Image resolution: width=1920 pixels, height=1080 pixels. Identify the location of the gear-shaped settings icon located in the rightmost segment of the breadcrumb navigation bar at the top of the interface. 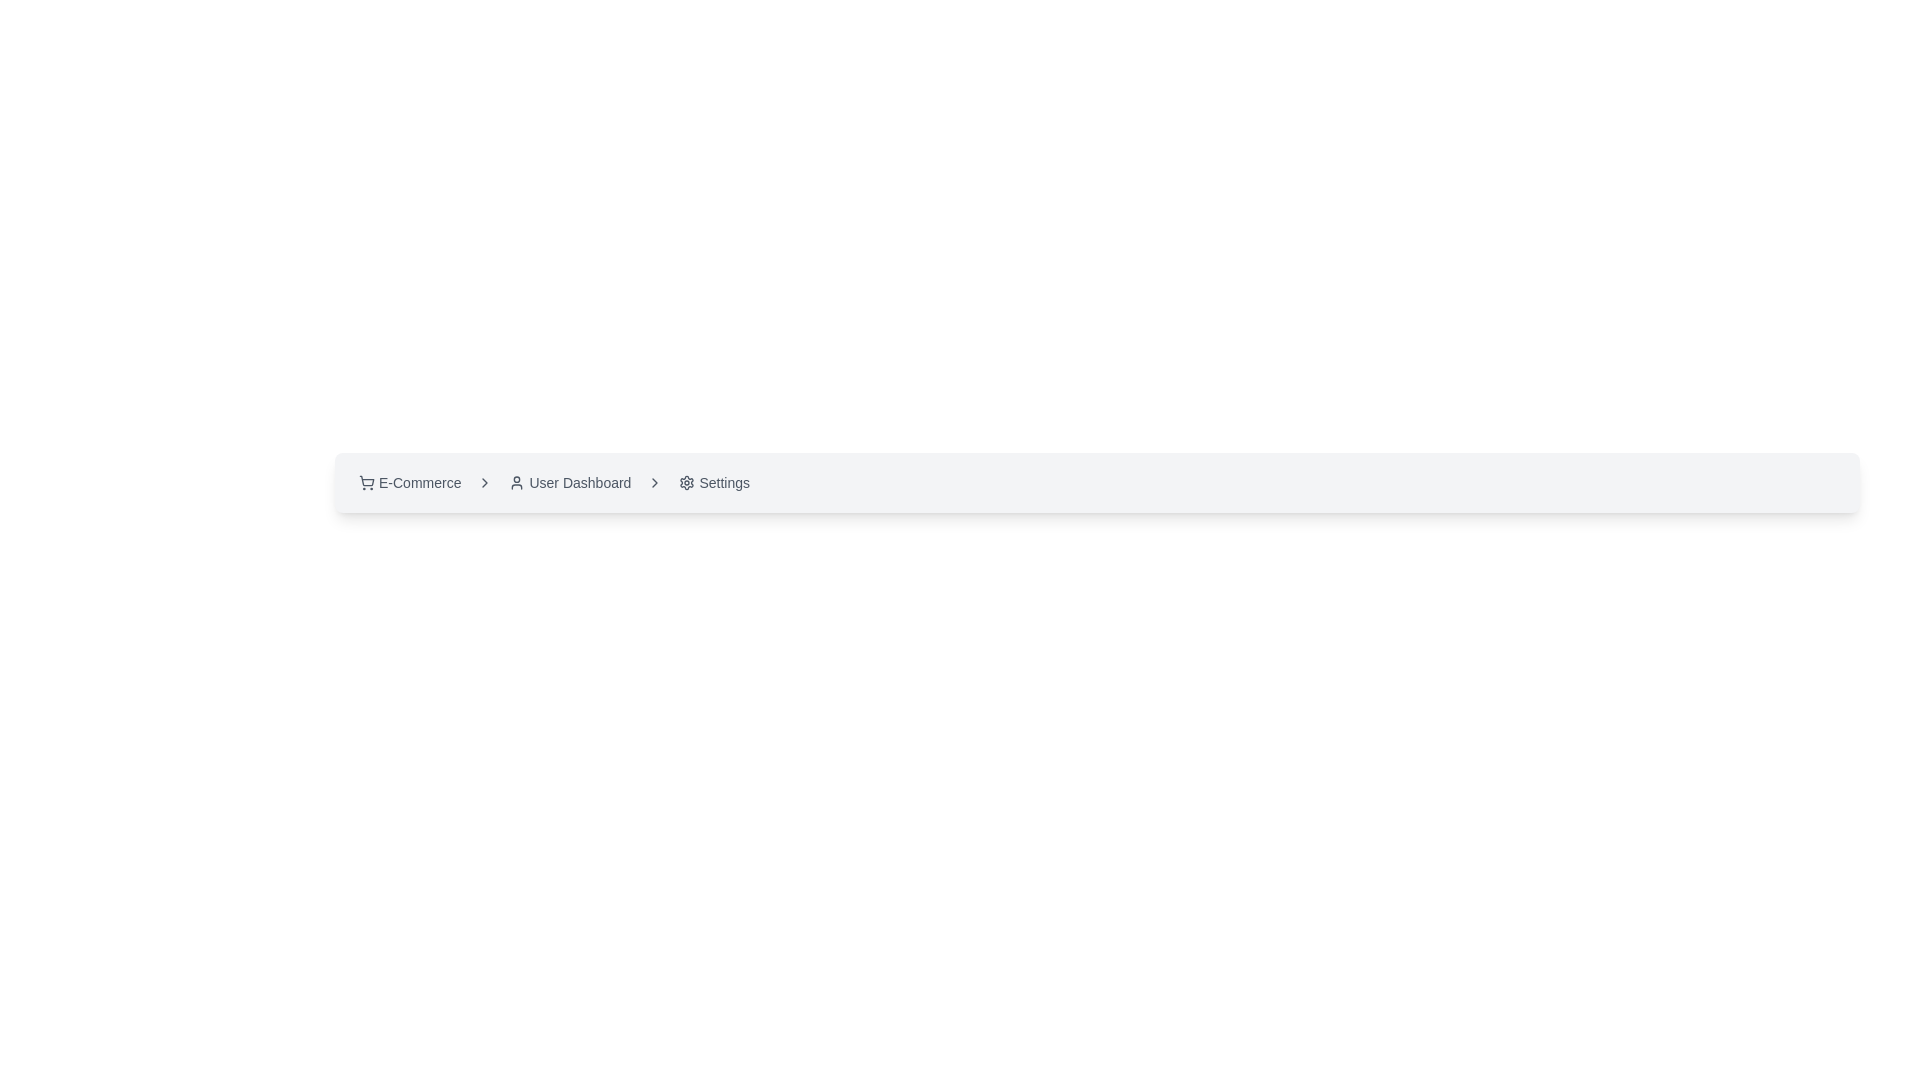
(687, 482).